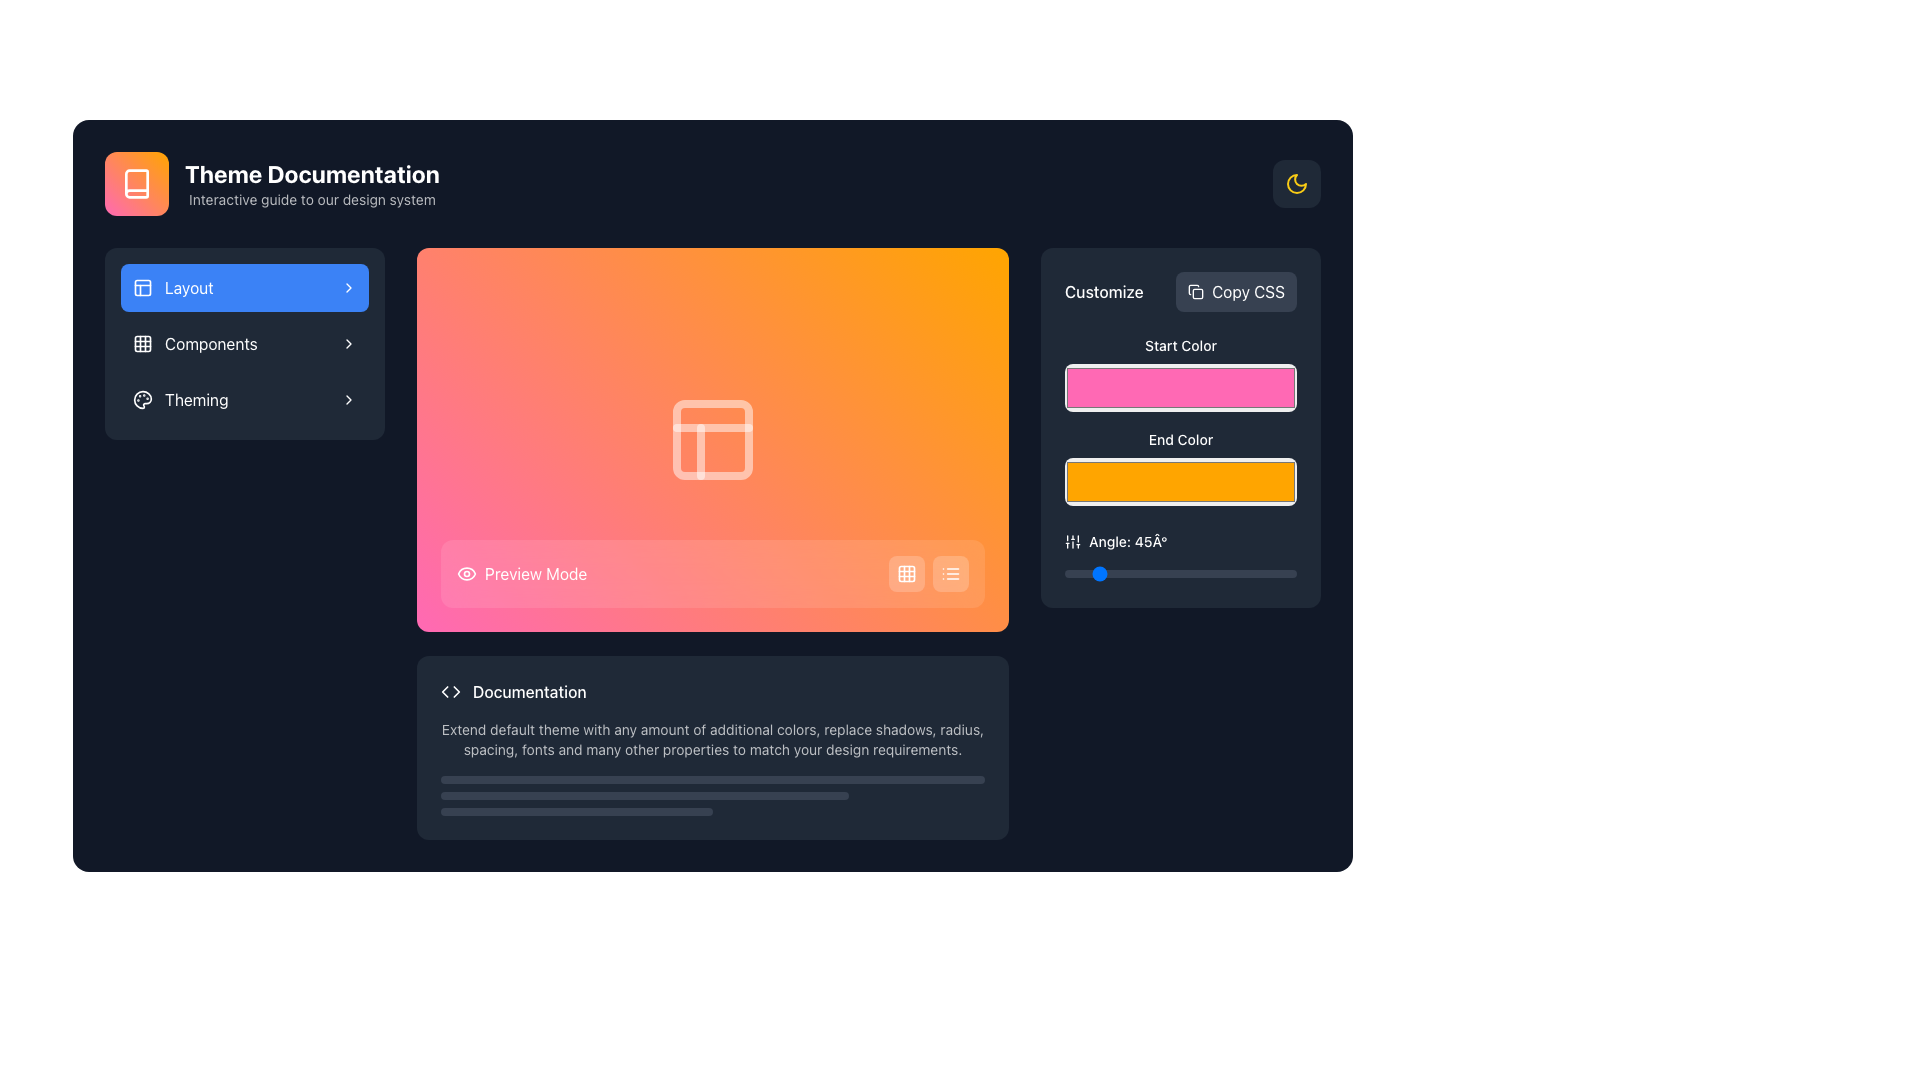 The width and height of the screenshot is (1920, 1080). Describe the element at coordinates (189, 288) in the screenshot. I see `the 'Layout' text label, which is styled with bold, white text and is the first item in a vertical menu list, positioned within a blue rectangular background` at that location.